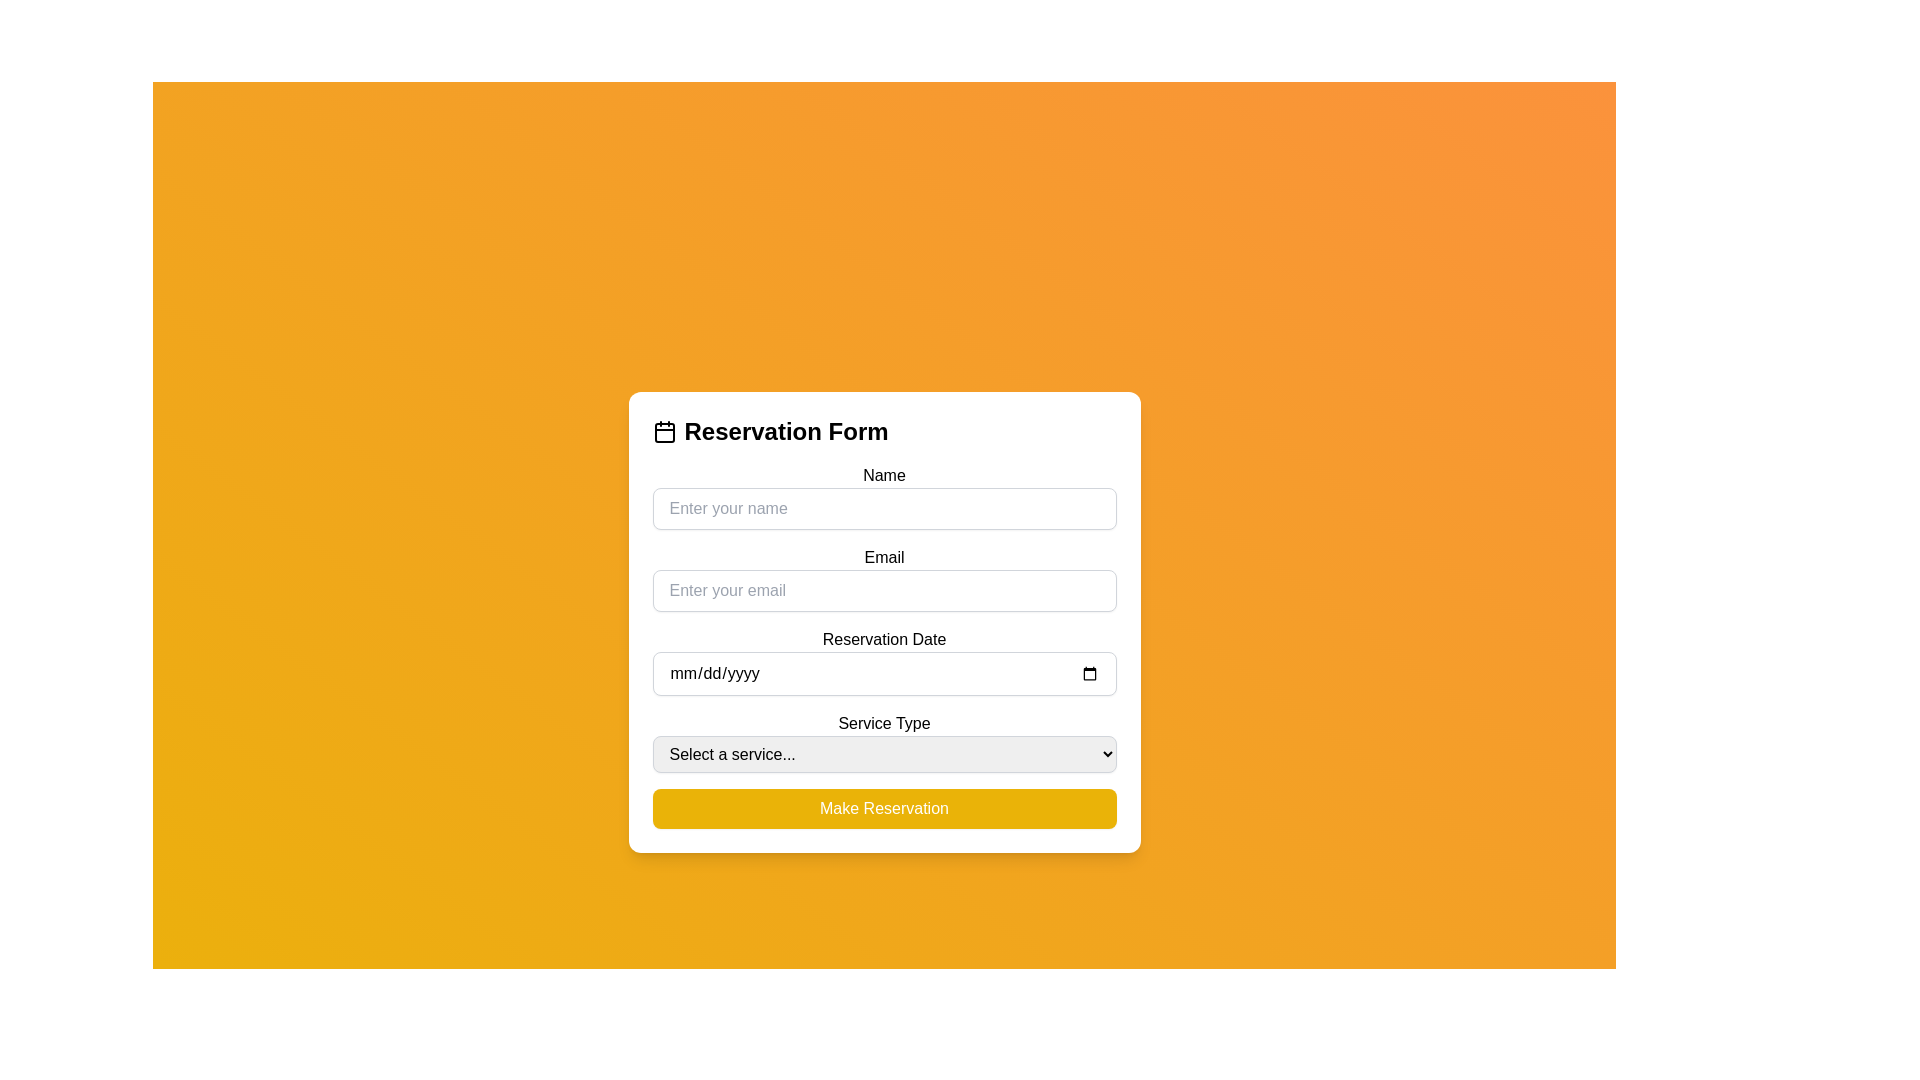 The height and width of the screenshot is (1080, 1920). What do you see at coordinates (883, 807) in the screenshot?
I see `the button at the bottom of the form layout` at bounding box center [883, 807].